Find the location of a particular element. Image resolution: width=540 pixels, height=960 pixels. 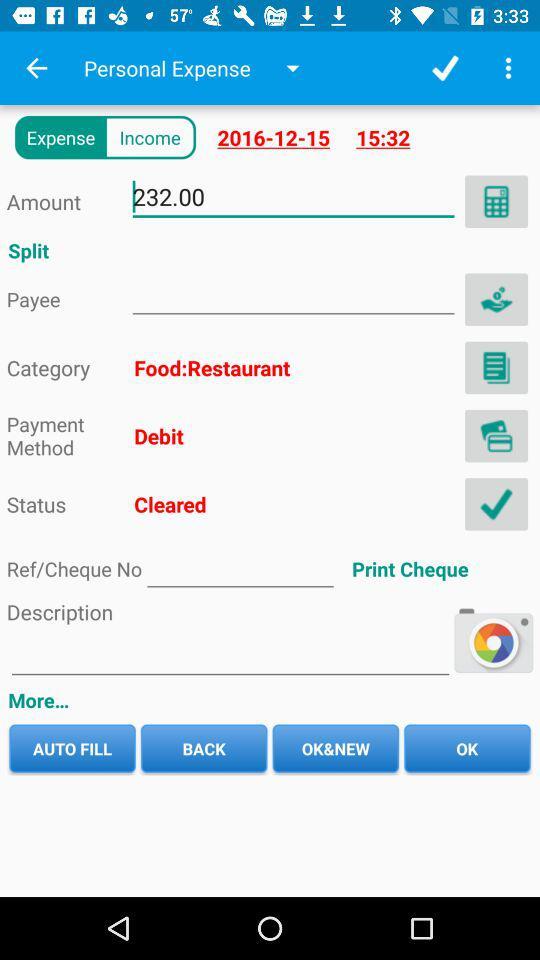

text box to enter is located at coordinates (229, 654).